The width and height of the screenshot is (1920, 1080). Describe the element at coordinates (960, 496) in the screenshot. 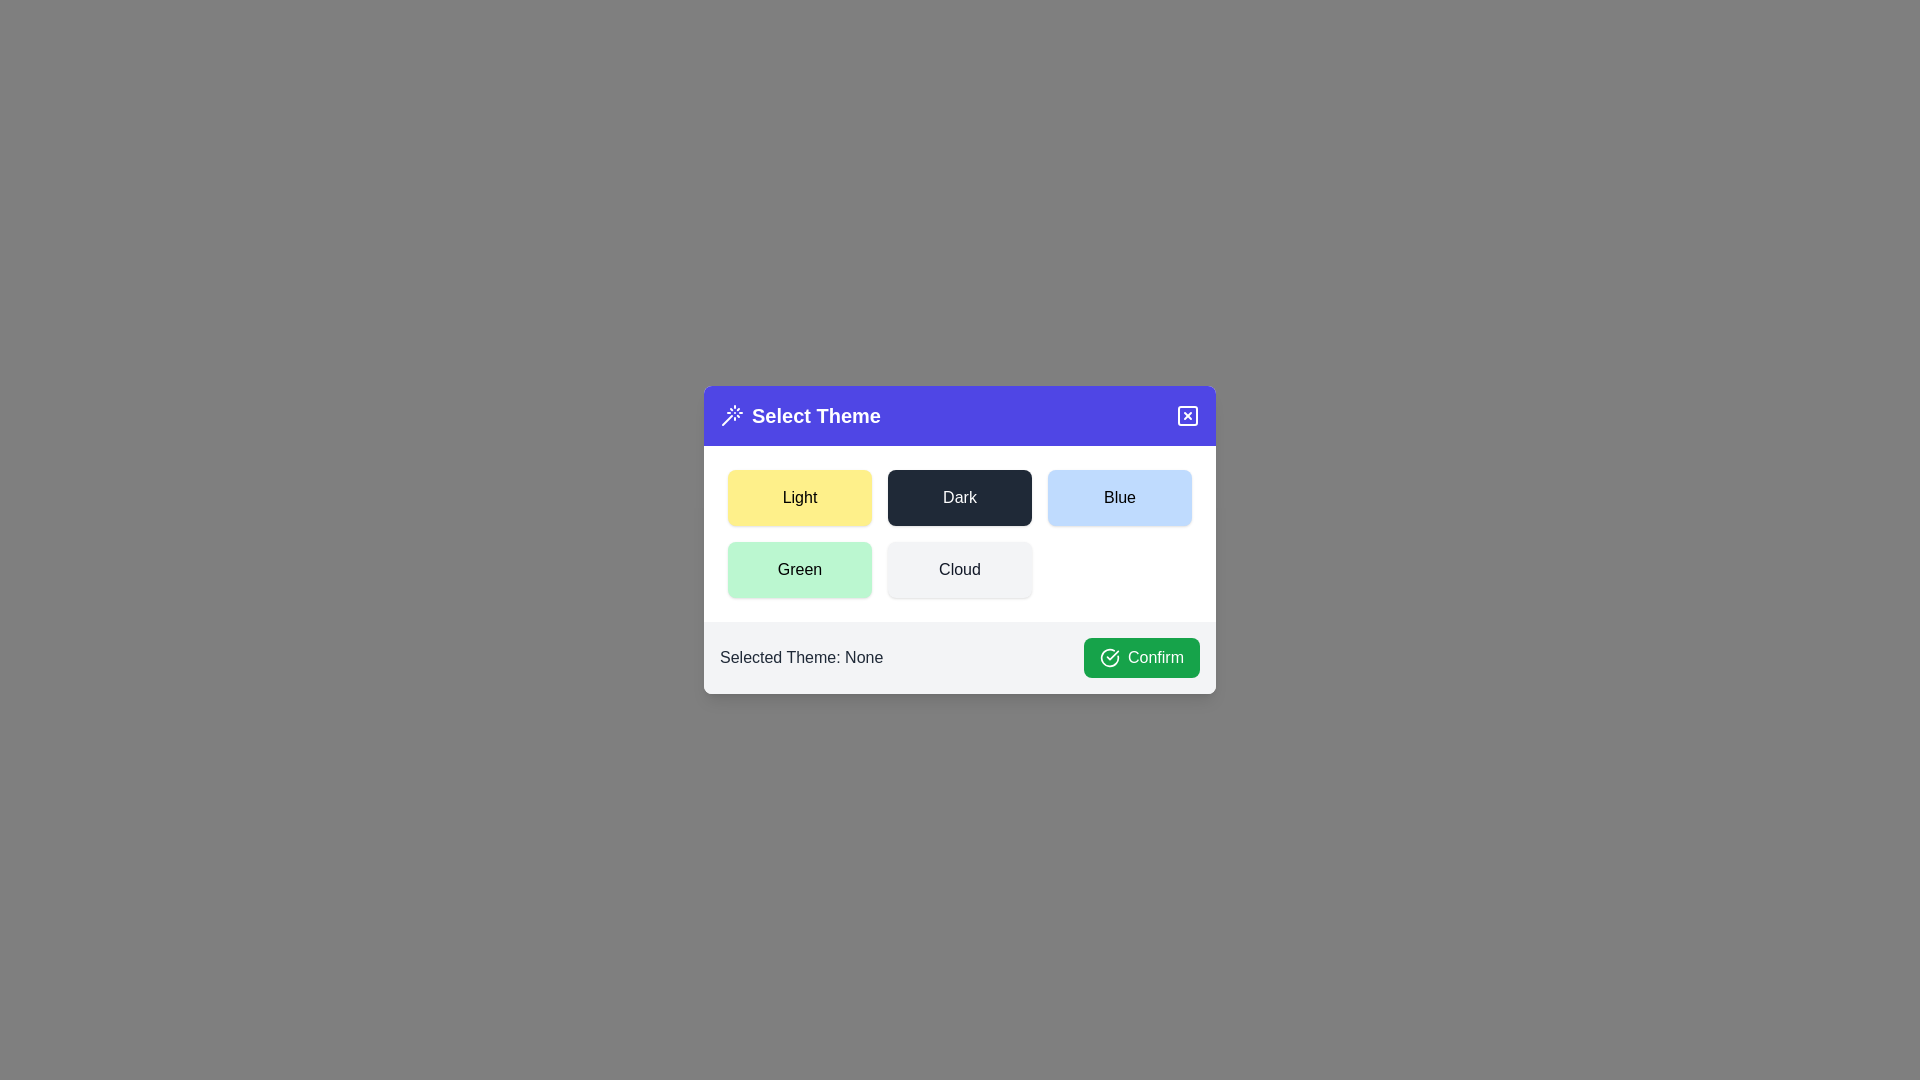

I see `the theme Dark from the available options` at that location.